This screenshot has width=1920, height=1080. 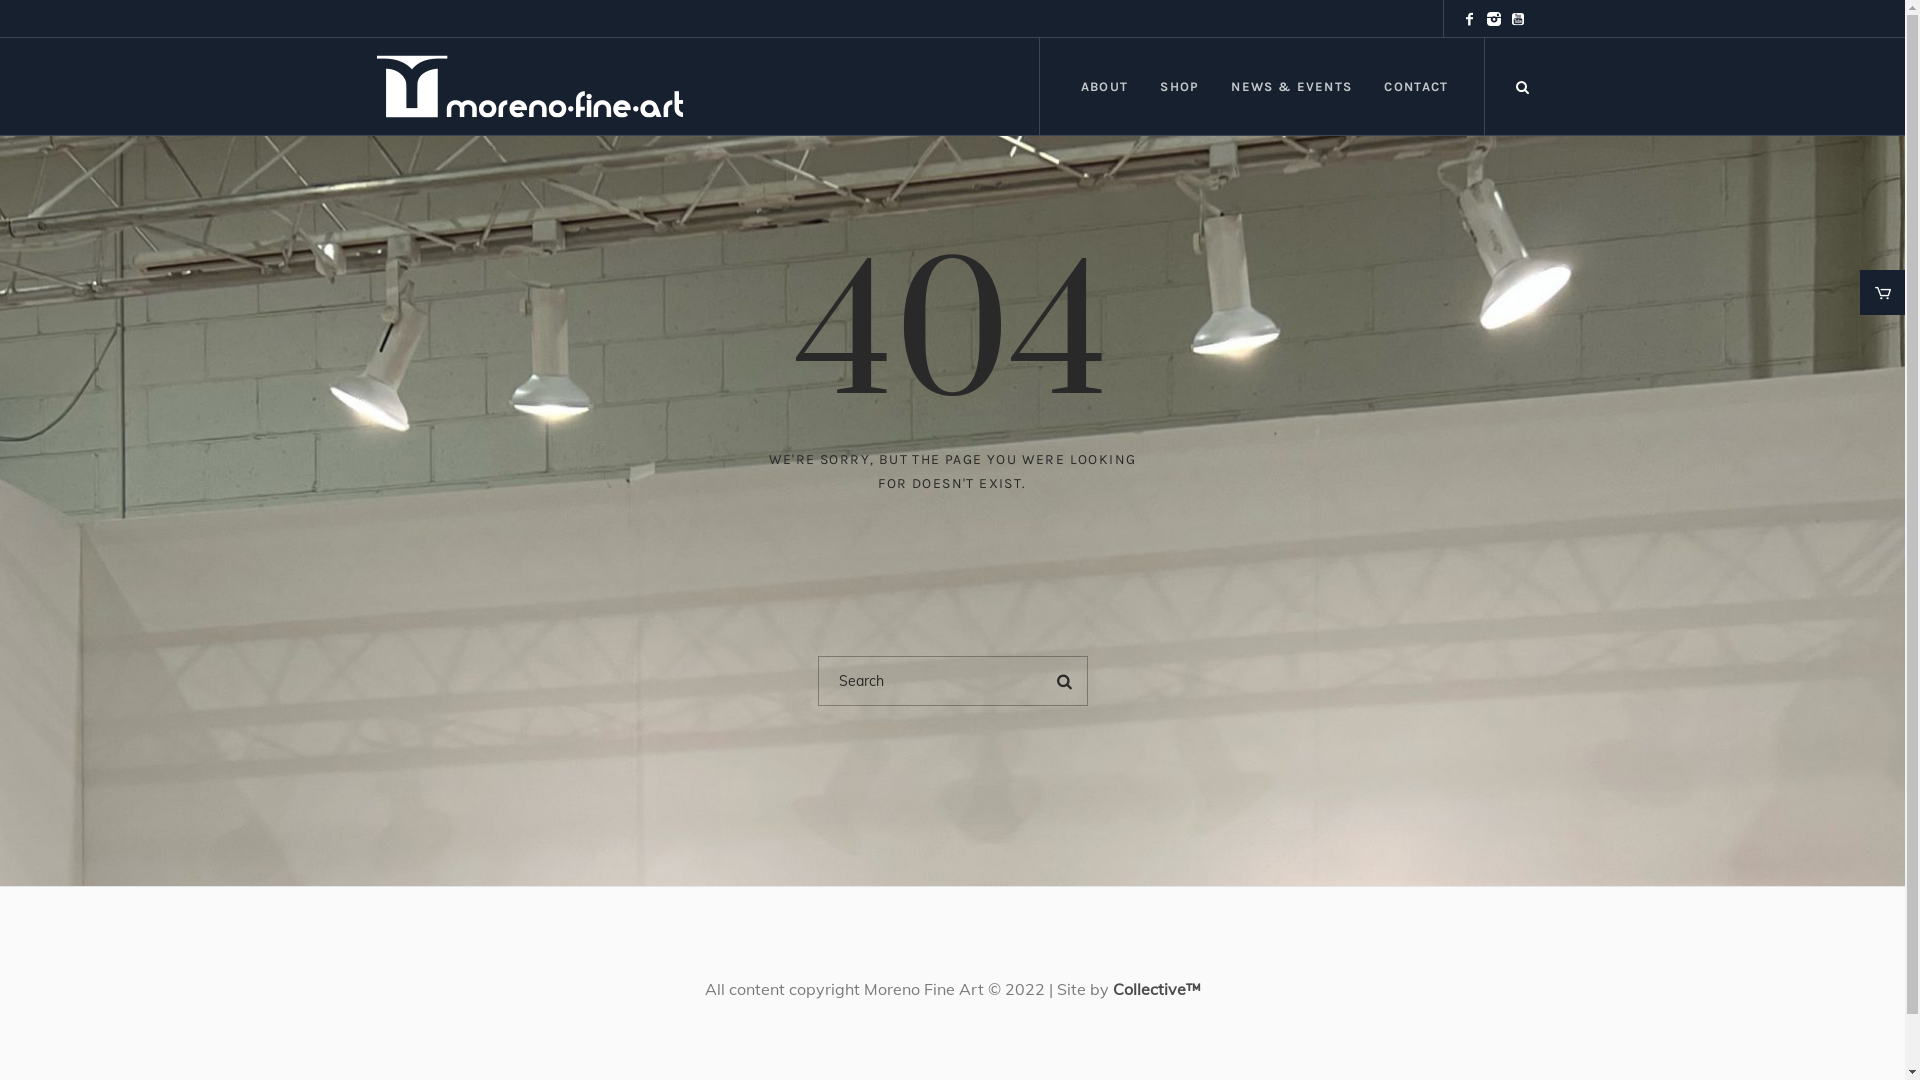 What do you see at coordinates (1064, 85) in the screenshot?
I see `'ABOUT'` at bounding box center [1064, 85].